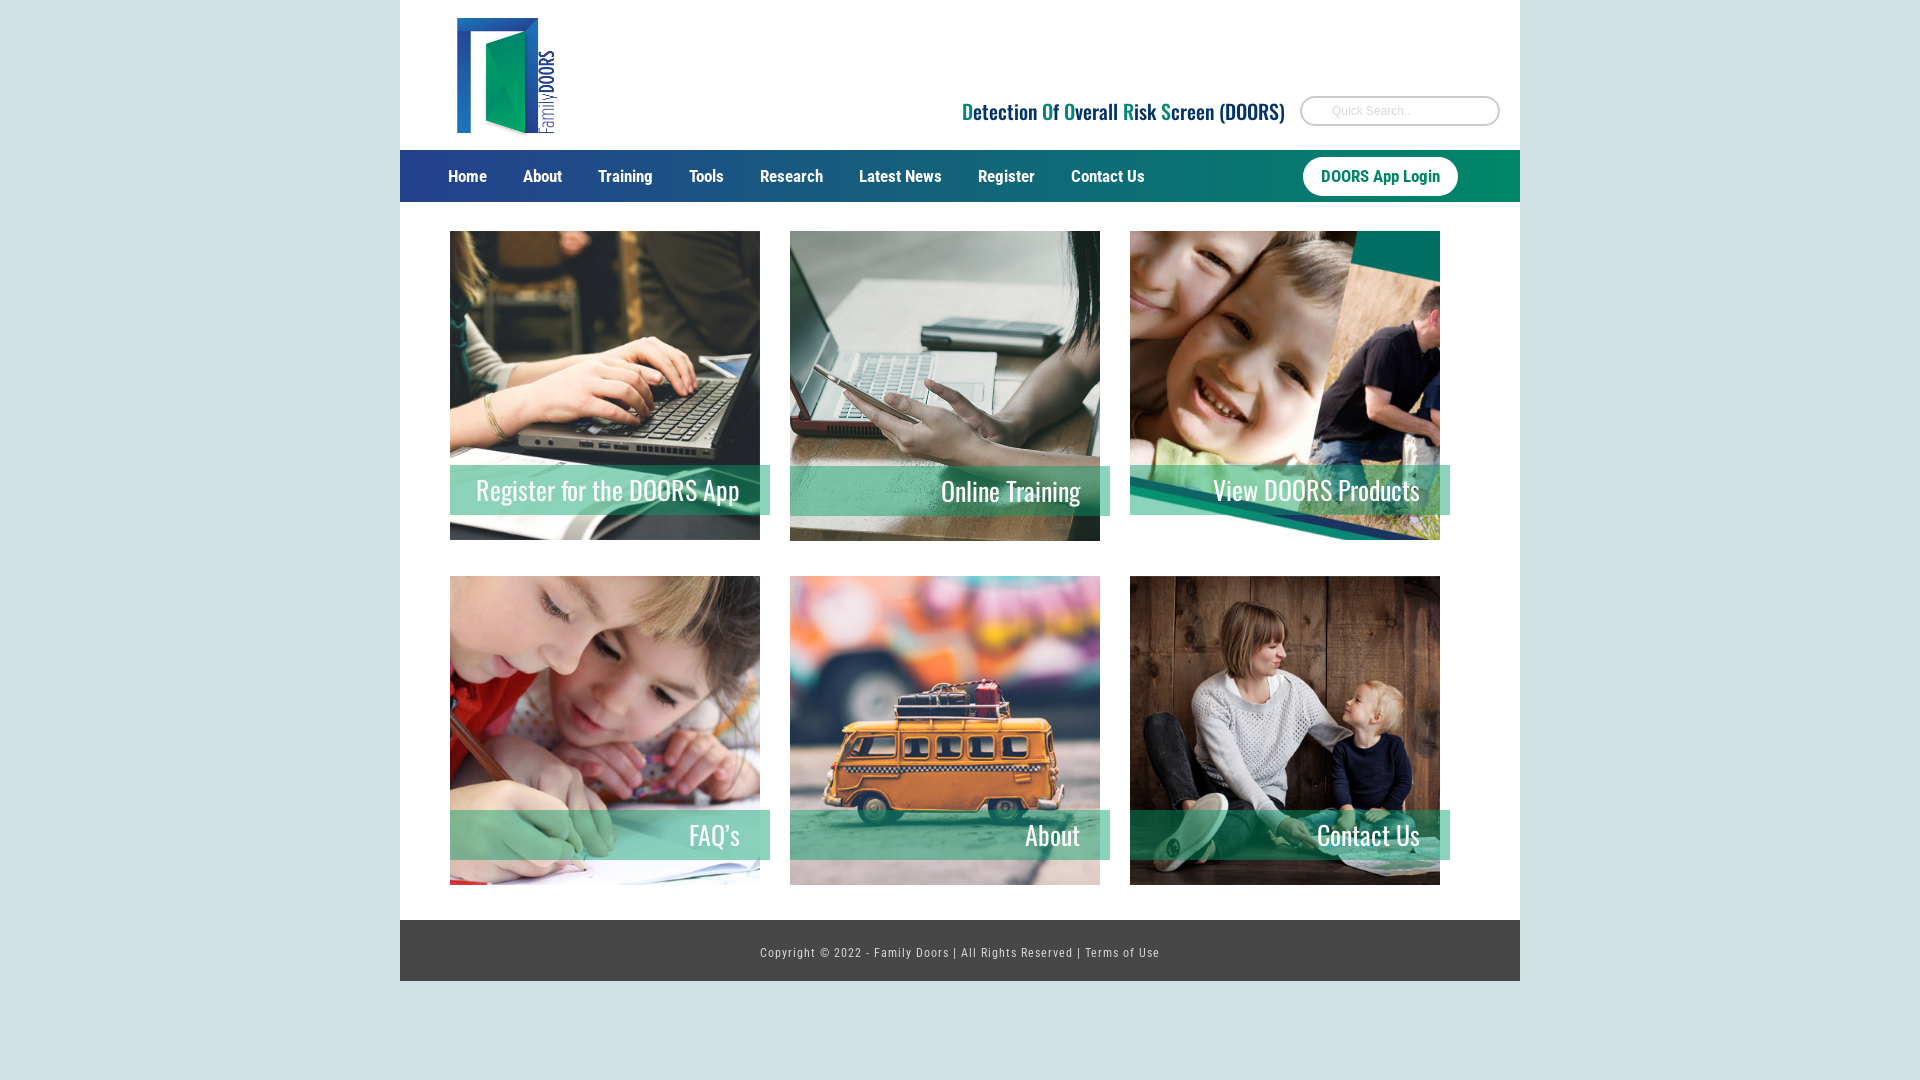 The height and width of the screenshot is (1080, 1920). What do you see at coordinates (624, 175) in the screenshot?
I see `'Training'` at bounding box center [624, 175].